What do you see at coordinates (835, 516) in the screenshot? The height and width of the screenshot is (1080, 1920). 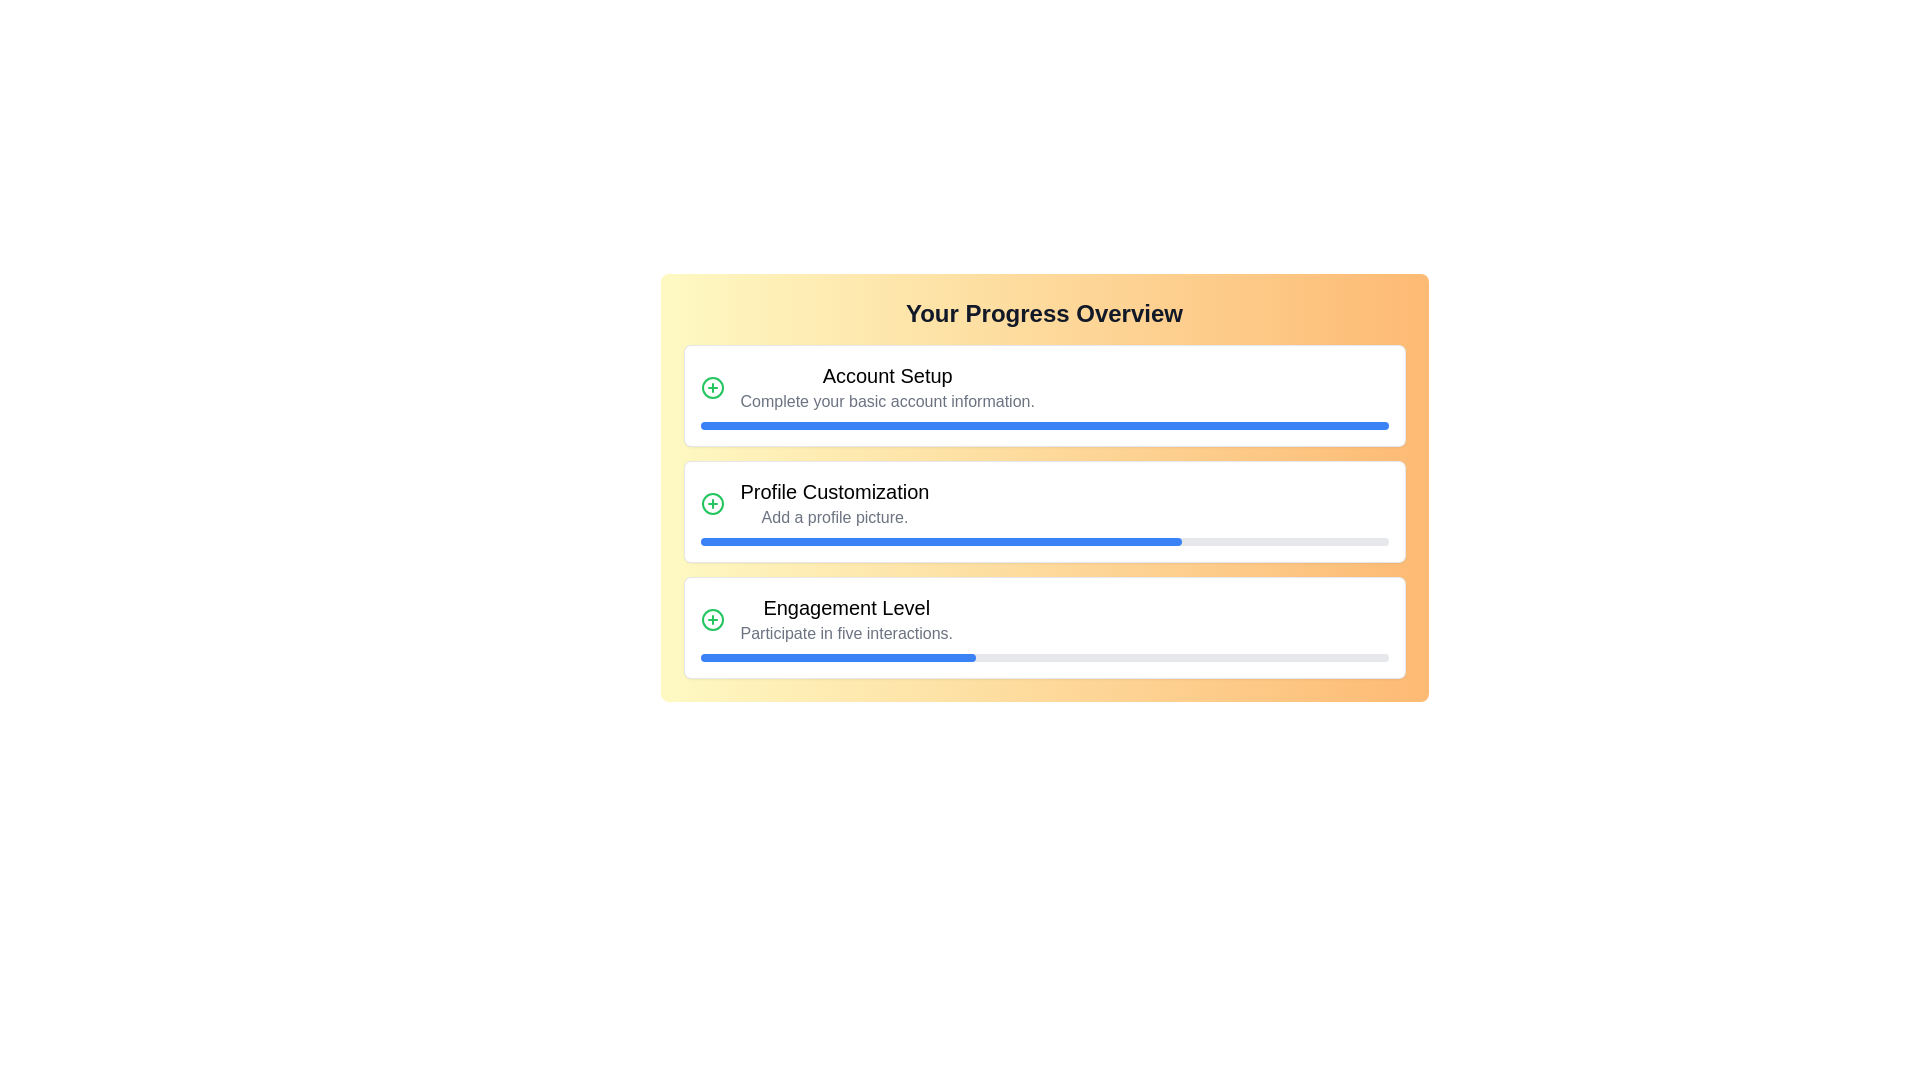 I see `informational text suggesting users to add a profile picture, located below the 'Profile Customization' heading in the progress overview interface` at bounding box center [835, 516].